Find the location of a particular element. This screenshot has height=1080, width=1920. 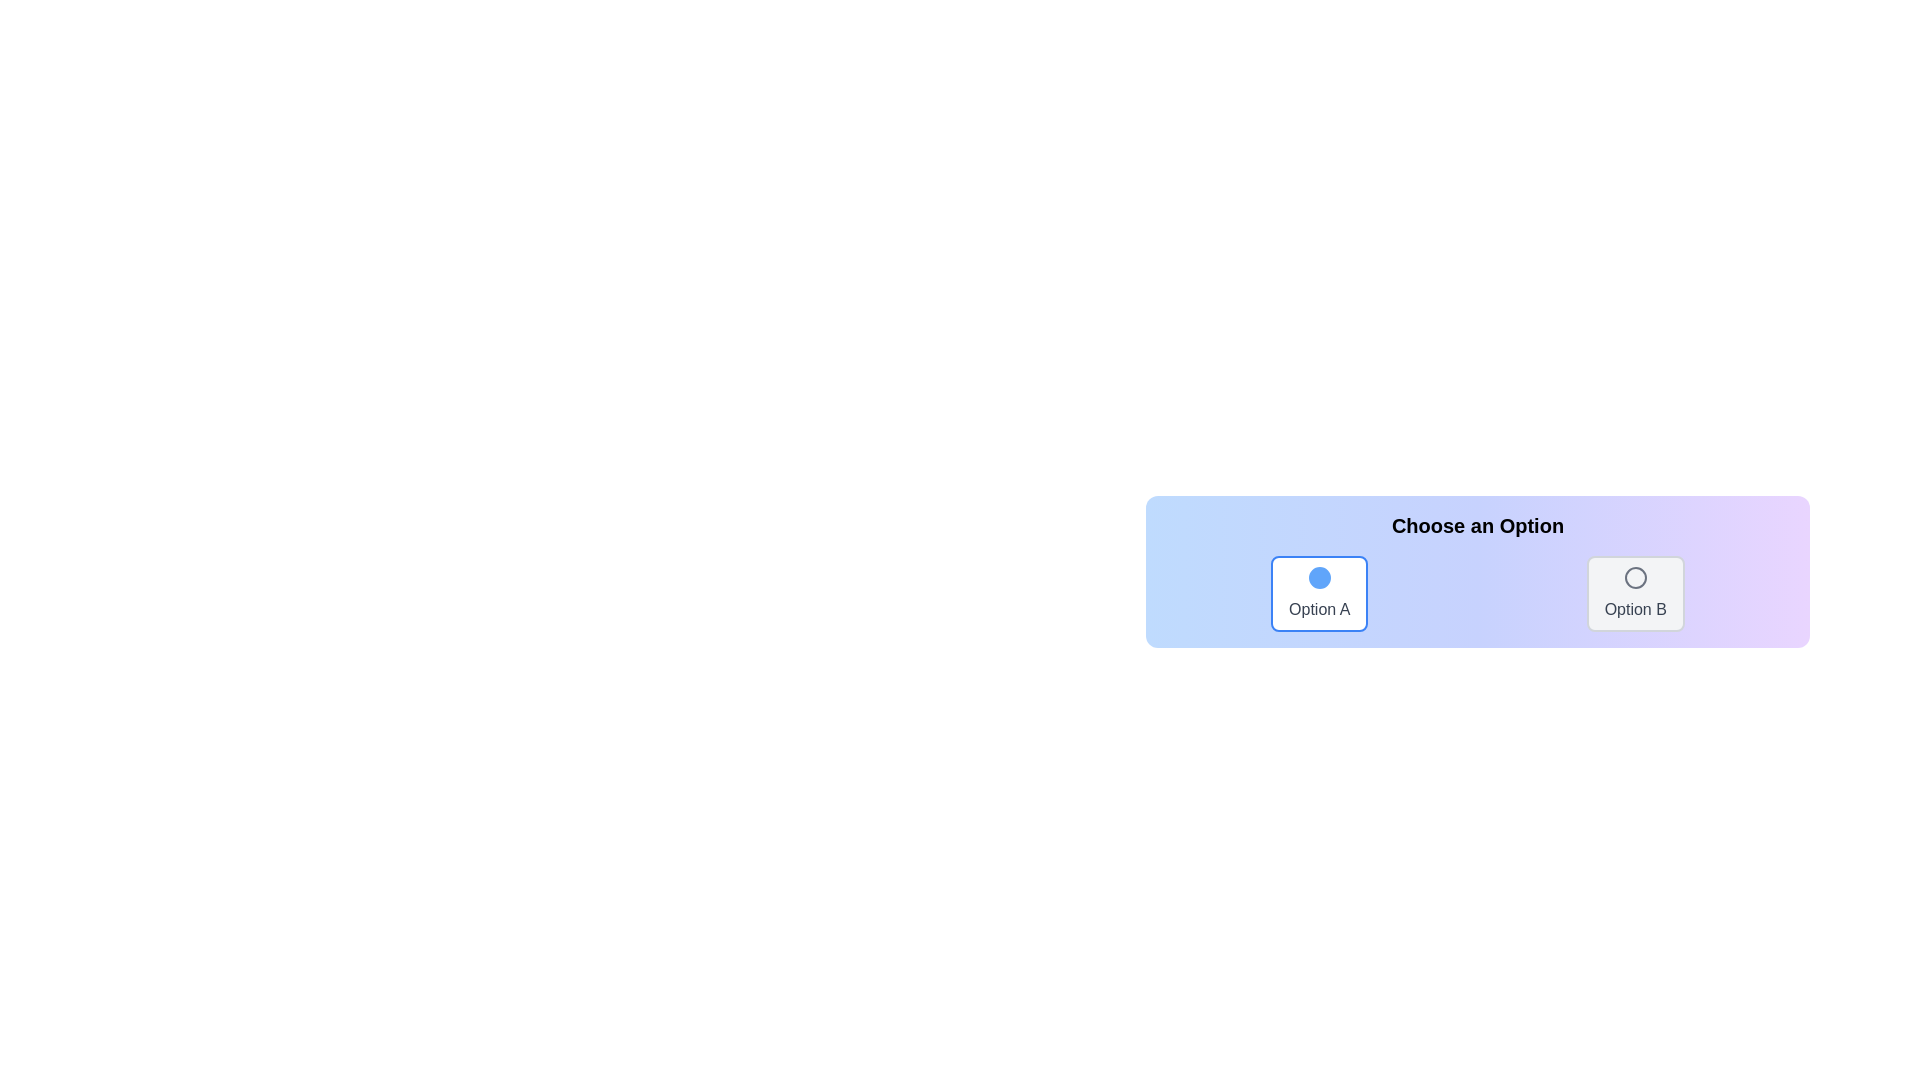

the button-like option selector labeled 'Option A' is located at coordinates (1319, 593).